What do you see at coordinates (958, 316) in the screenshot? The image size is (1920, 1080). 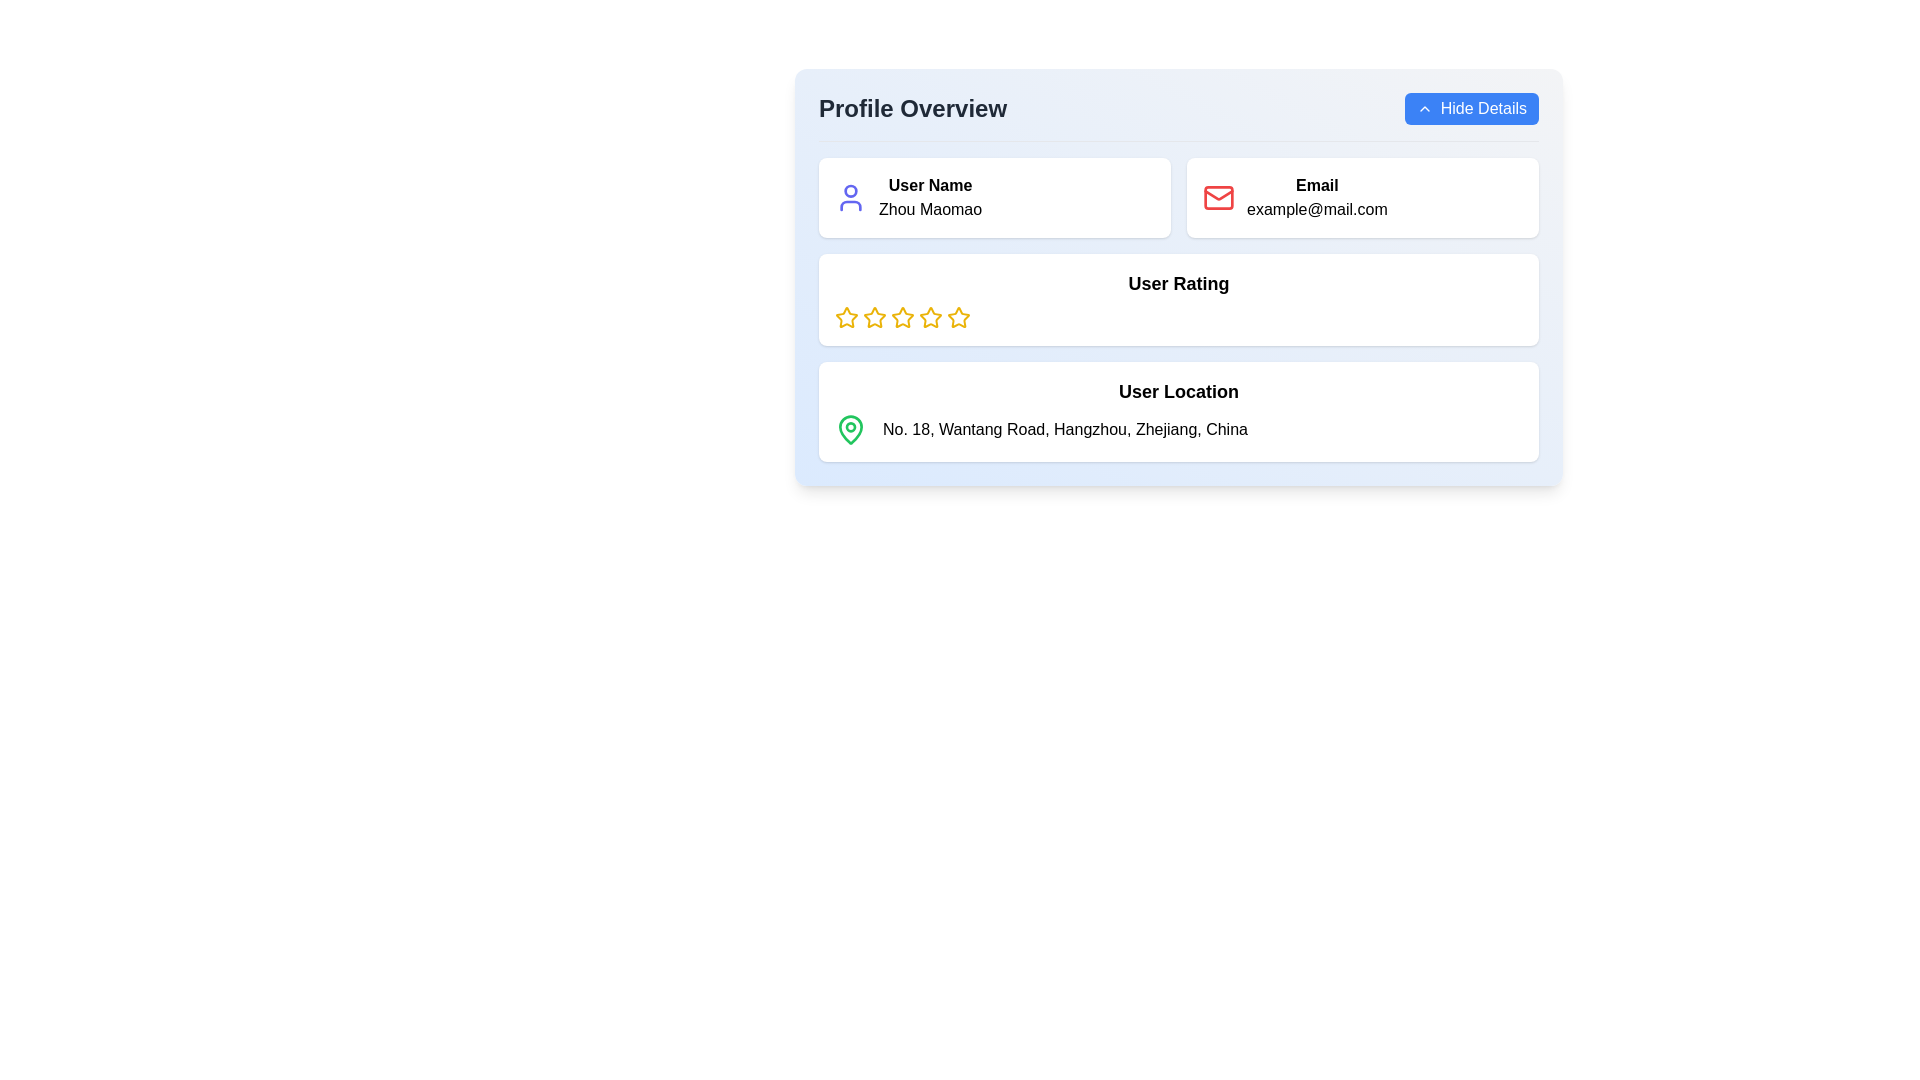 I see `the fifth yellow star icon in the 'User Rating' section under the 'Profile Overview' heading to represent a user rating` at bounding box center [958, 316].